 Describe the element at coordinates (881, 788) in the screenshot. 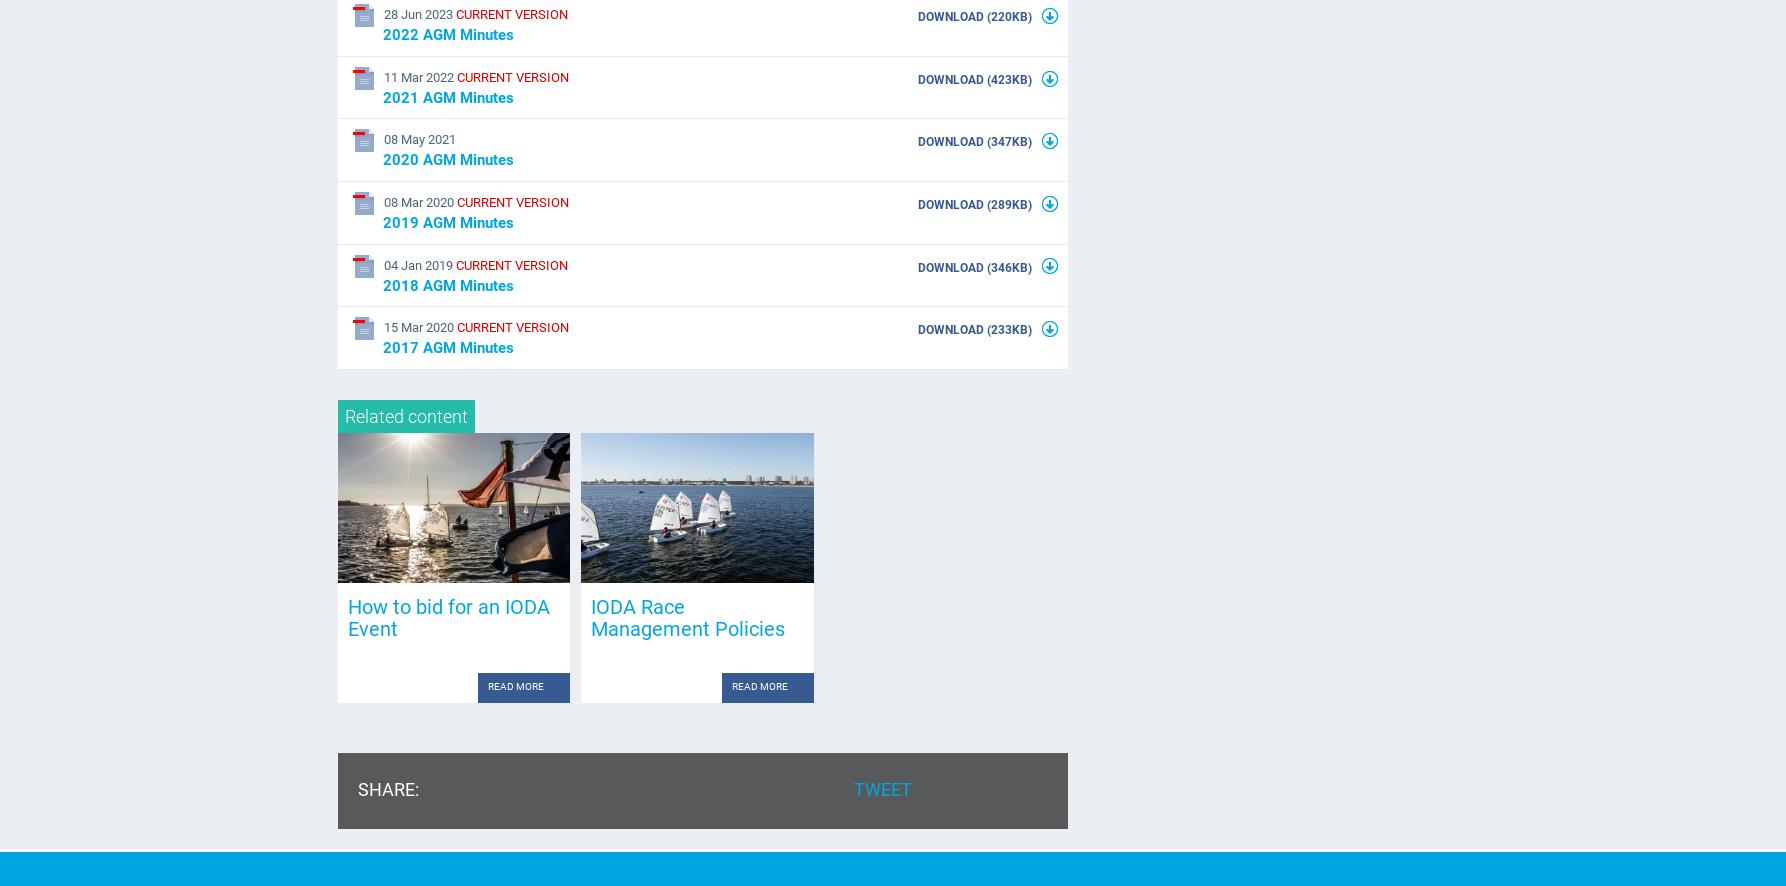

I see `'Tweet'` at that location.